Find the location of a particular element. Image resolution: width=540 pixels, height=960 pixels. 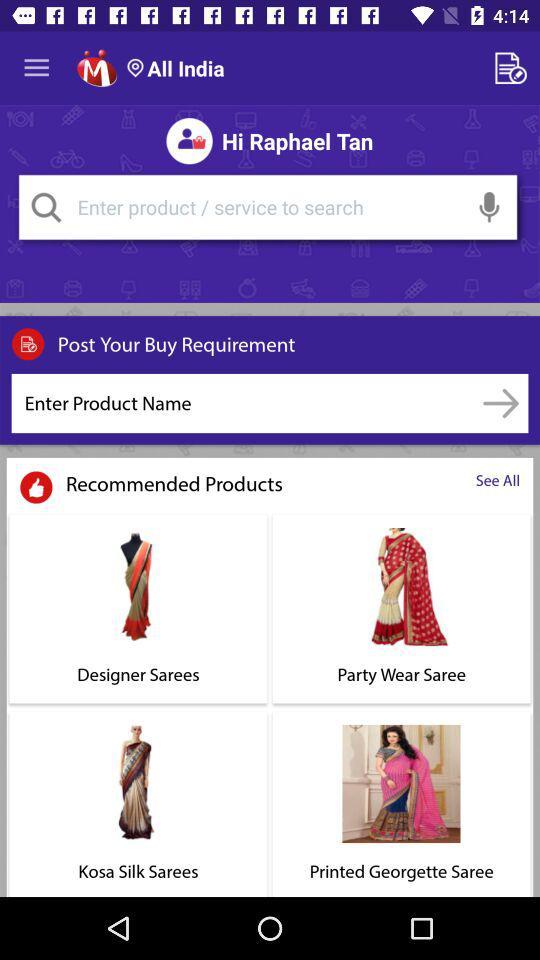

profile is located at coordinates (96, 68).